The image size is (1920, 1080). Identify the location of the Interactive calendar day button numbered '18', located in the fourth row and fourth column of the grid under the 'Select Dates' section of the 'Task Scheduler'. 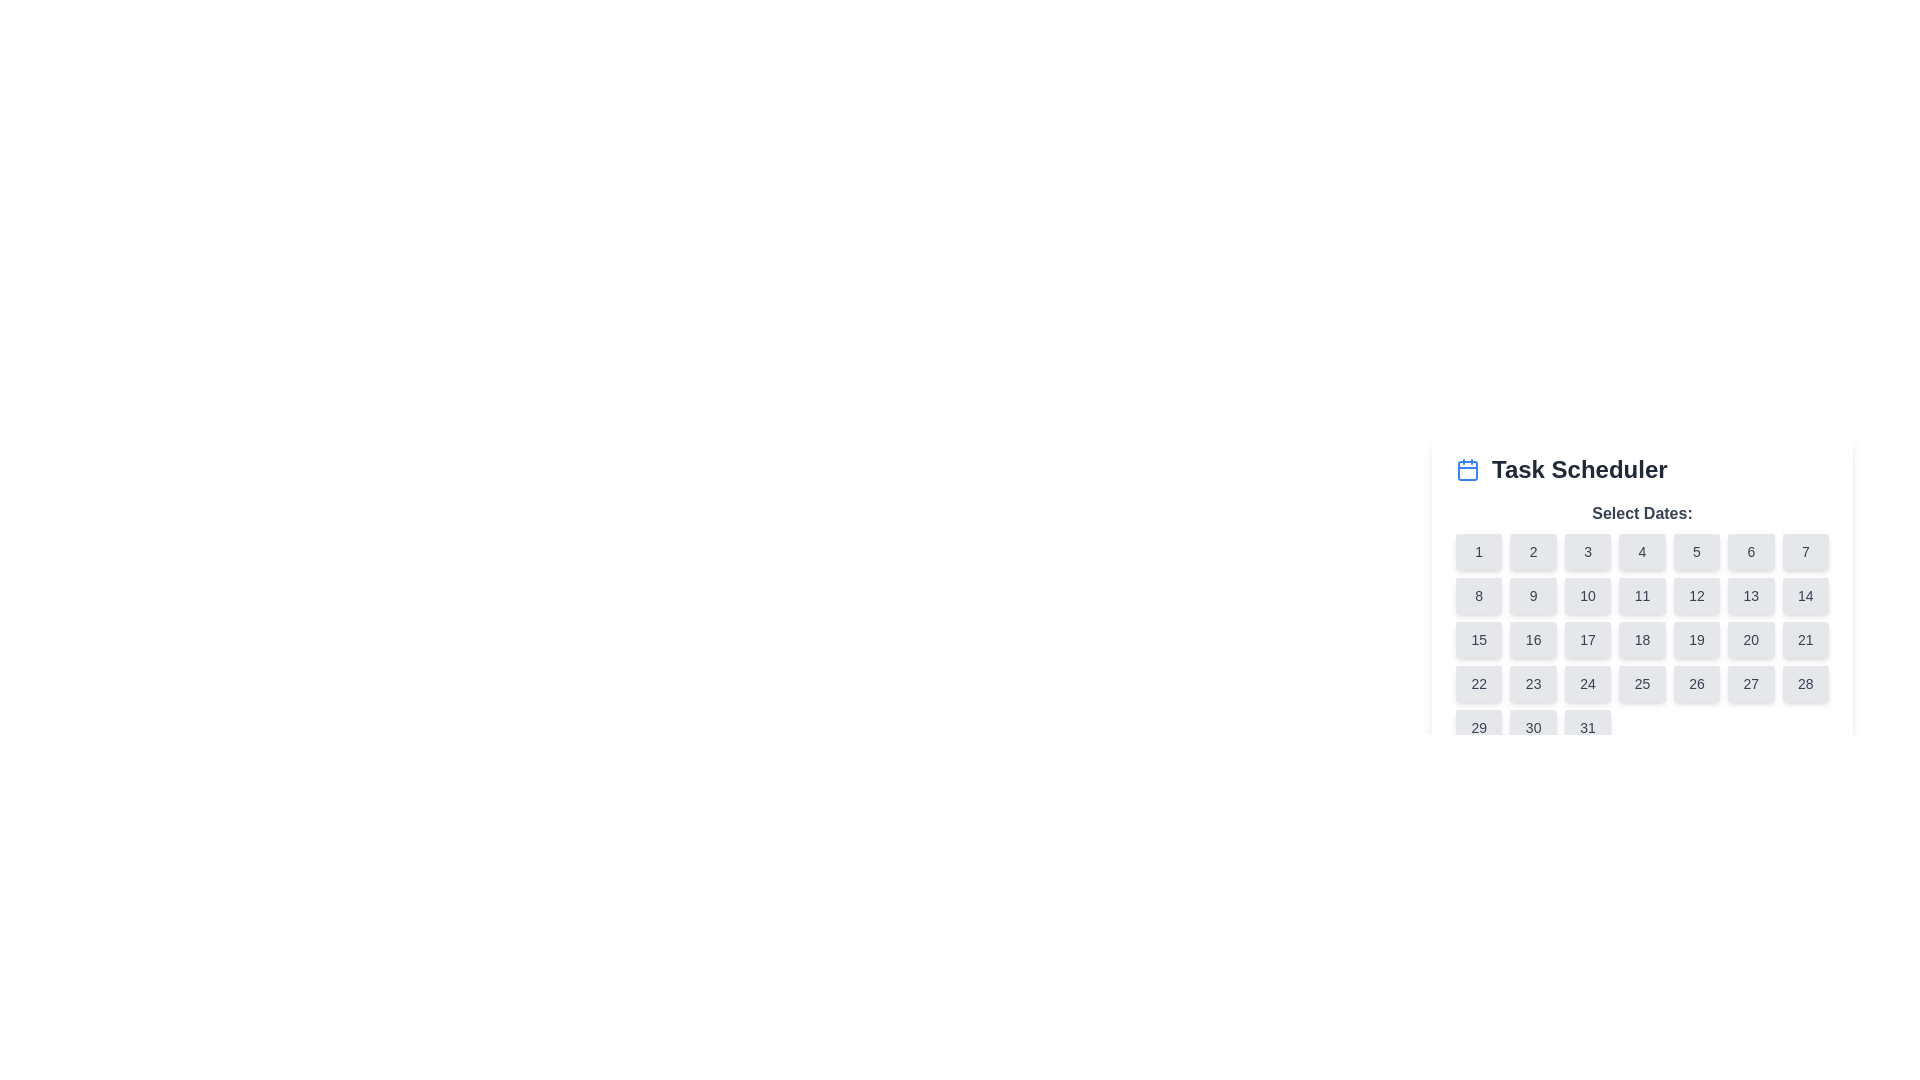
(1642, 640).